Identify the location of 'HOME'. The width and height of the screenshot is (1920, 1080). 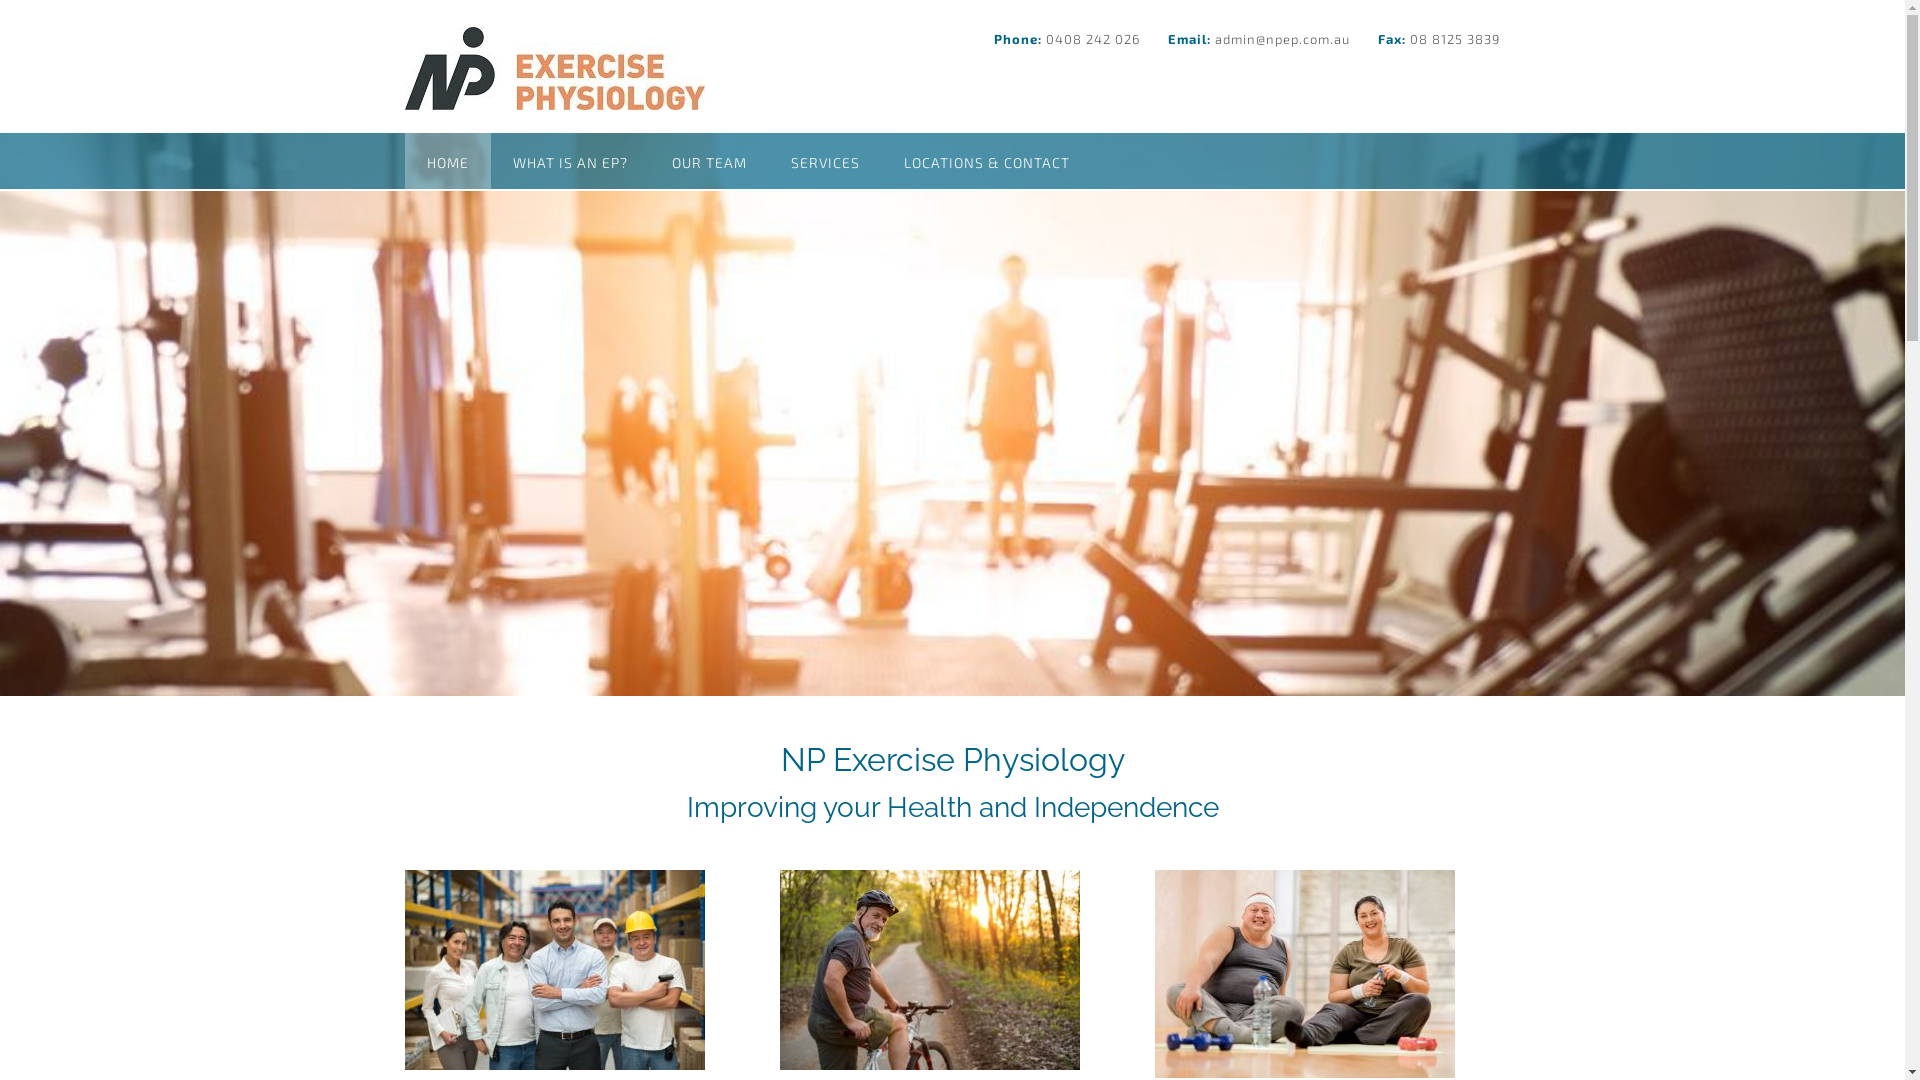
(445, 160).